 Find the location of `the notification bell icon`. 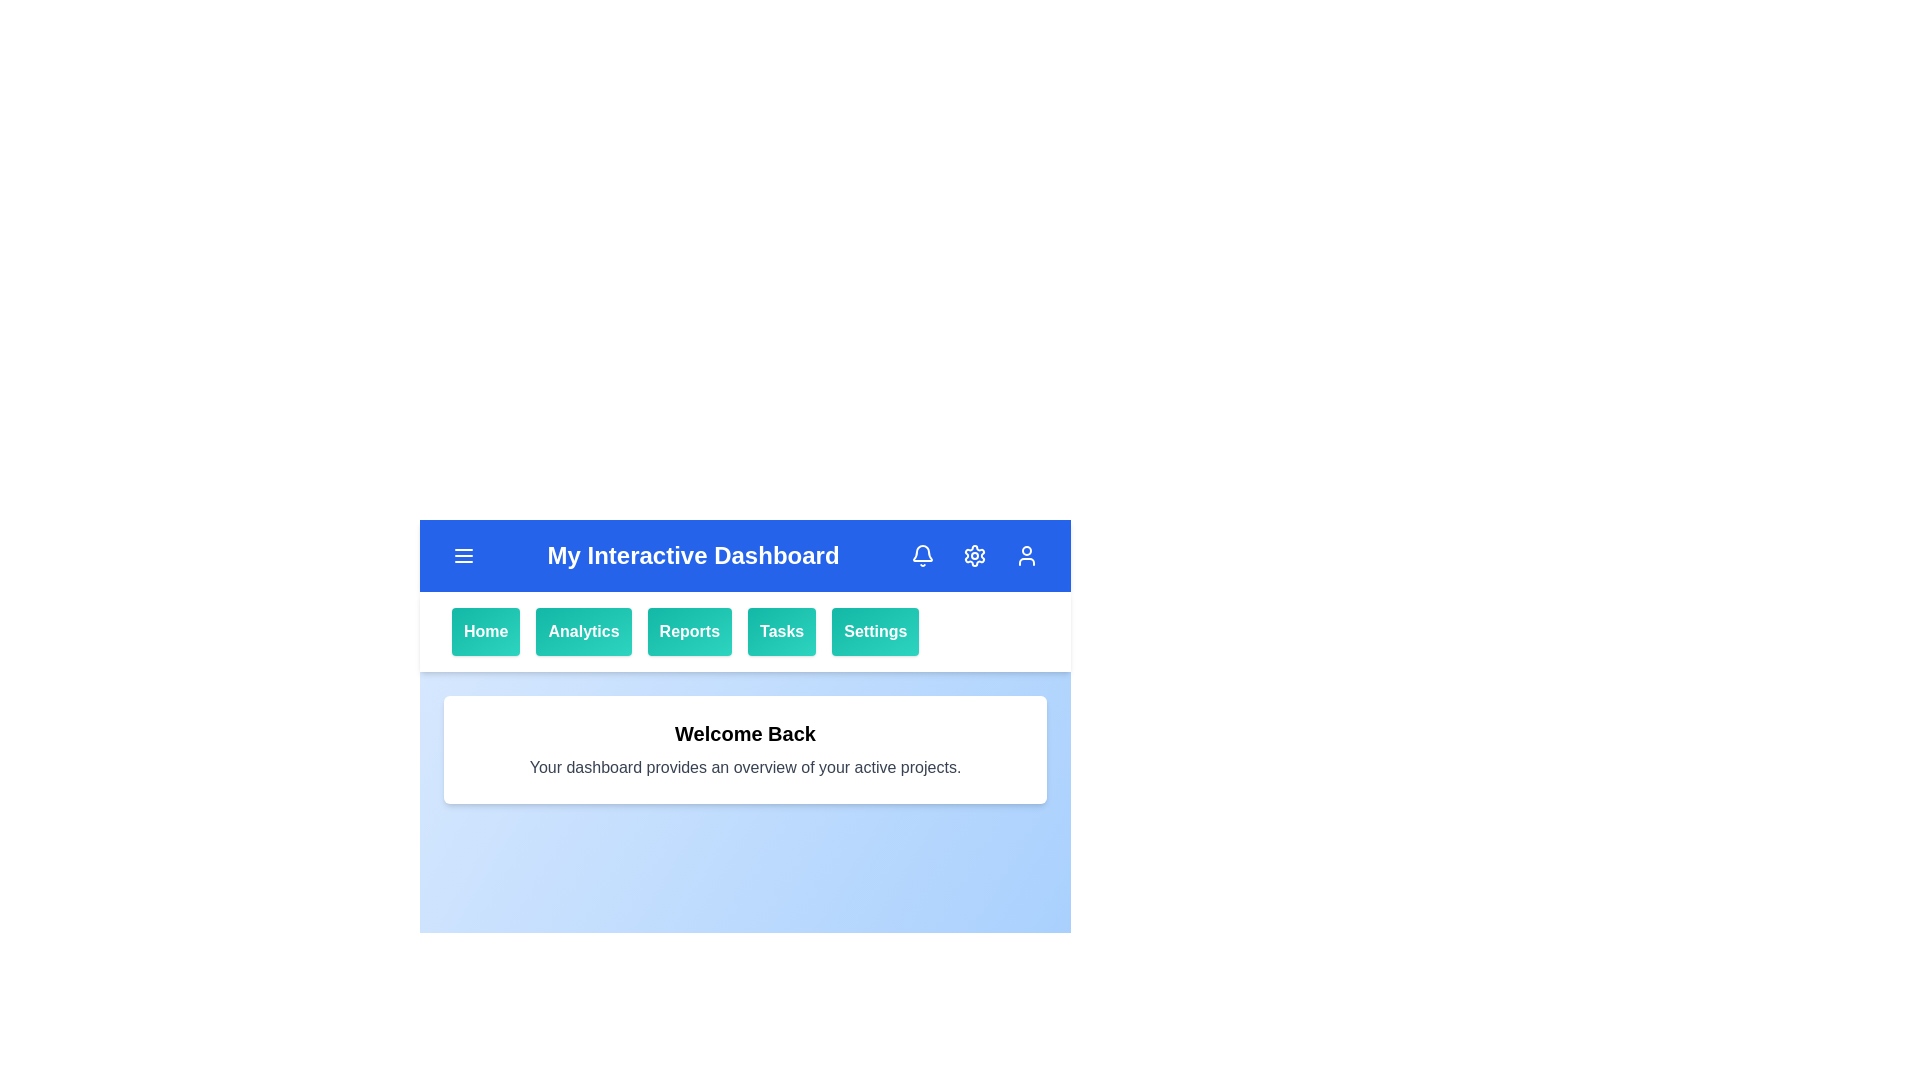

the notification bell icon is located at coordinates (921, 555).